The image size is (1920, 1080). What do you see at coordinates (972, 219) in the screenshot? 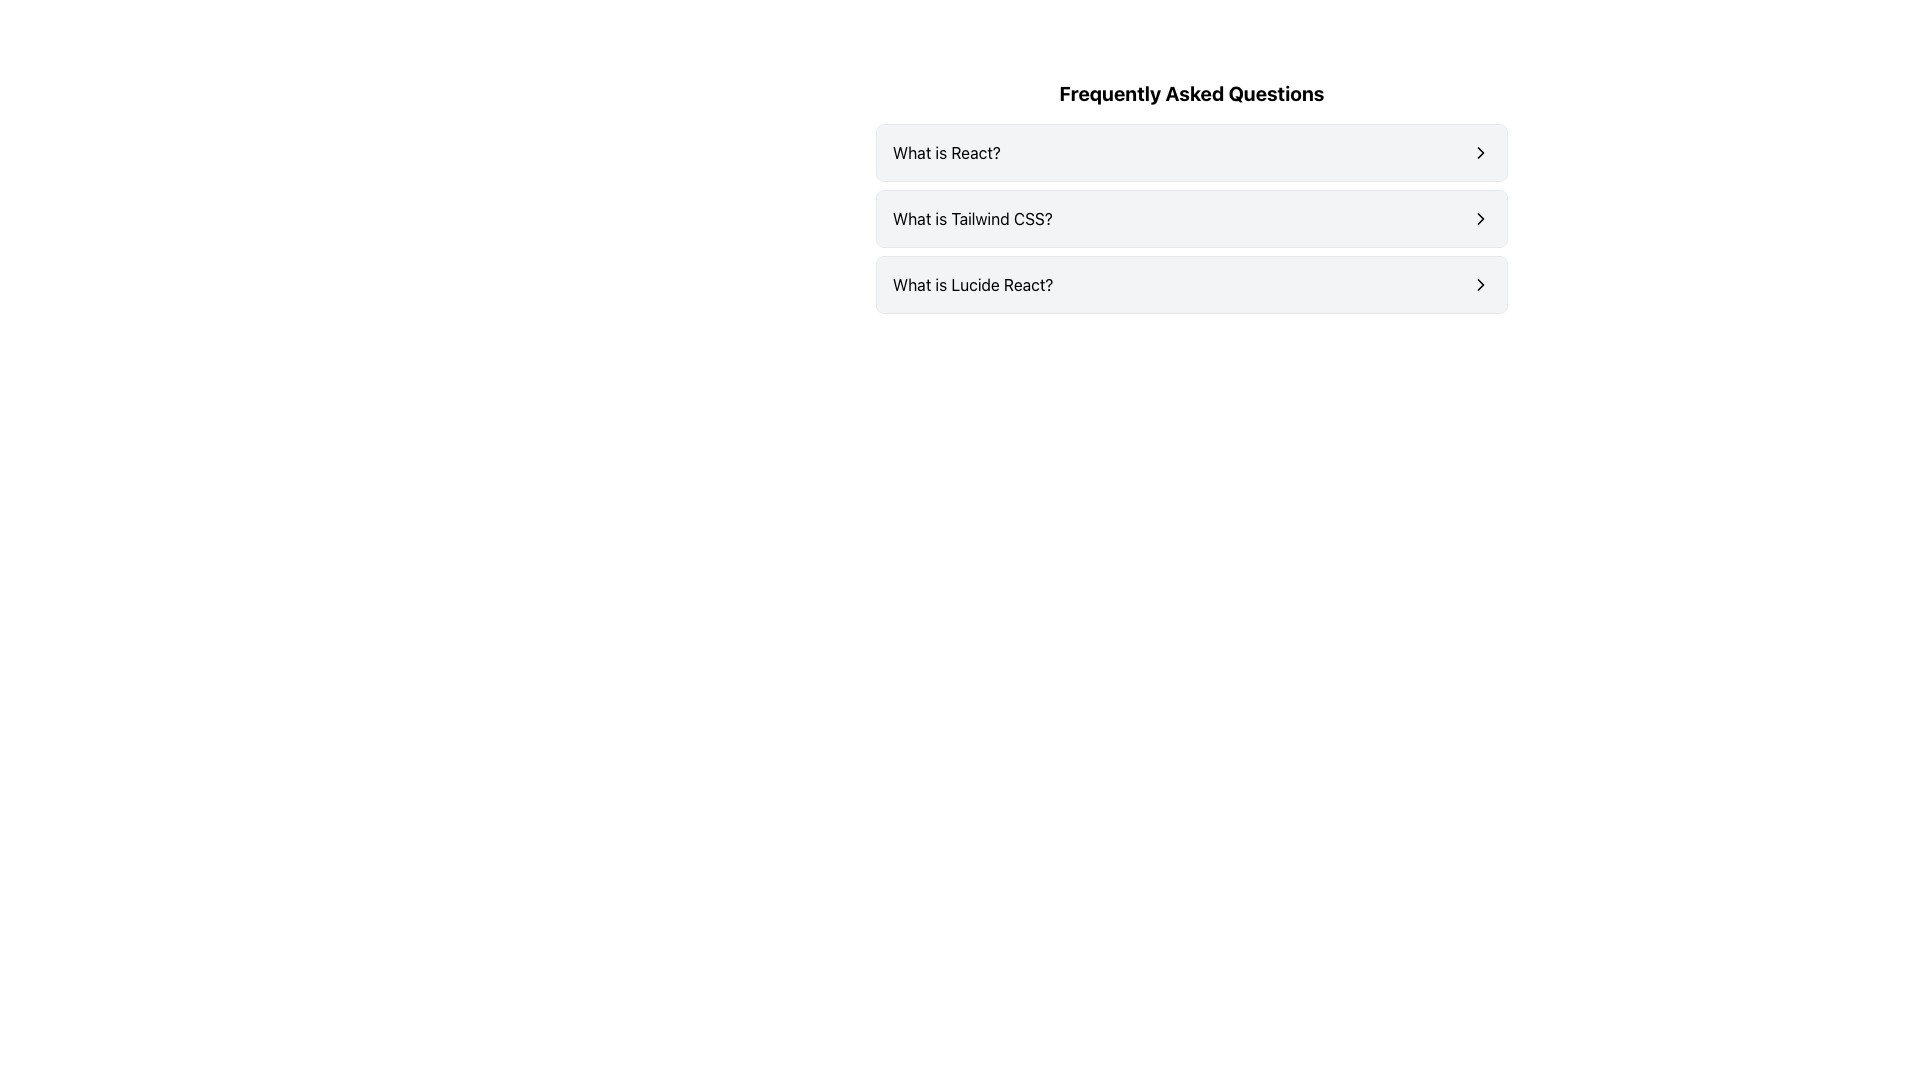
I see `the text label displaying the question 'What is Tailwind CSS?' which is the second item in the FAQ list` at bounding box center [972, 219].